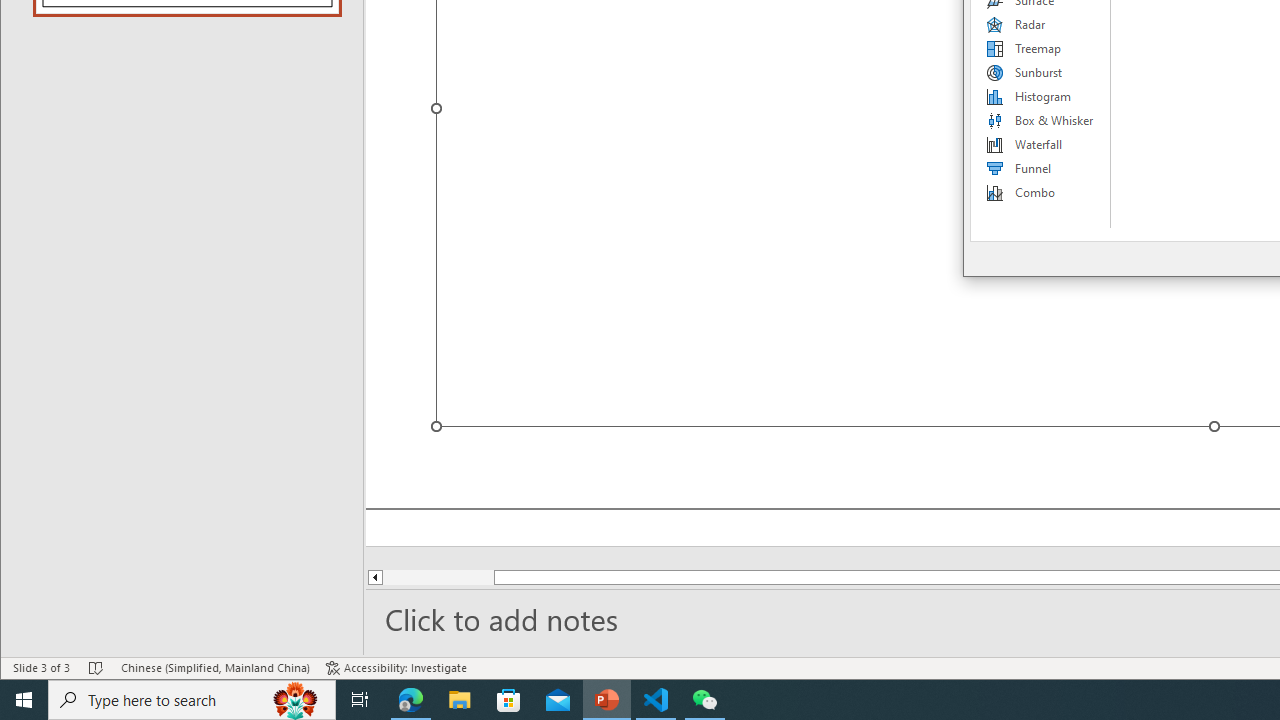  Describe the element at coordinates (192, 698) in the screenshot. I see `'Type here to search'` at that location.